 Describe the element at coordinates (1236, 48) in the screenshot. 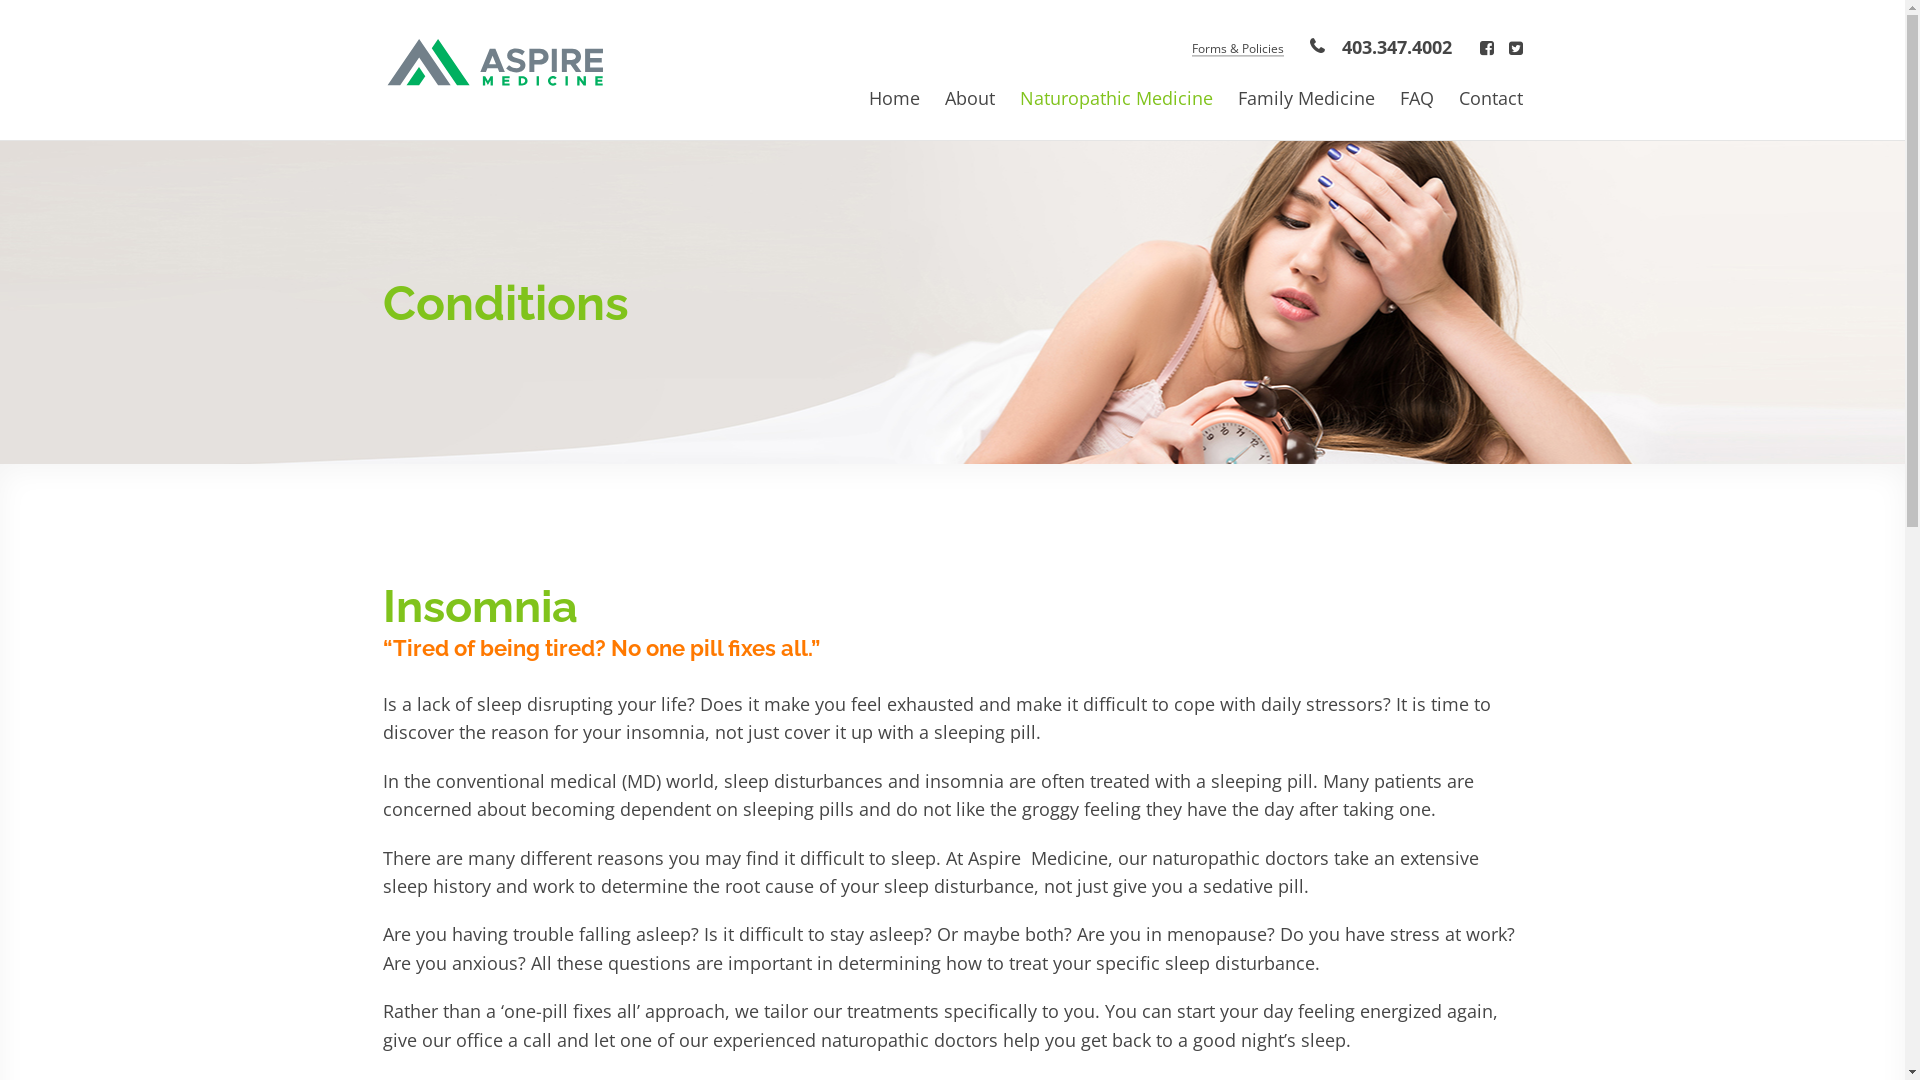

I see `'Forms & Policies'` at that location.